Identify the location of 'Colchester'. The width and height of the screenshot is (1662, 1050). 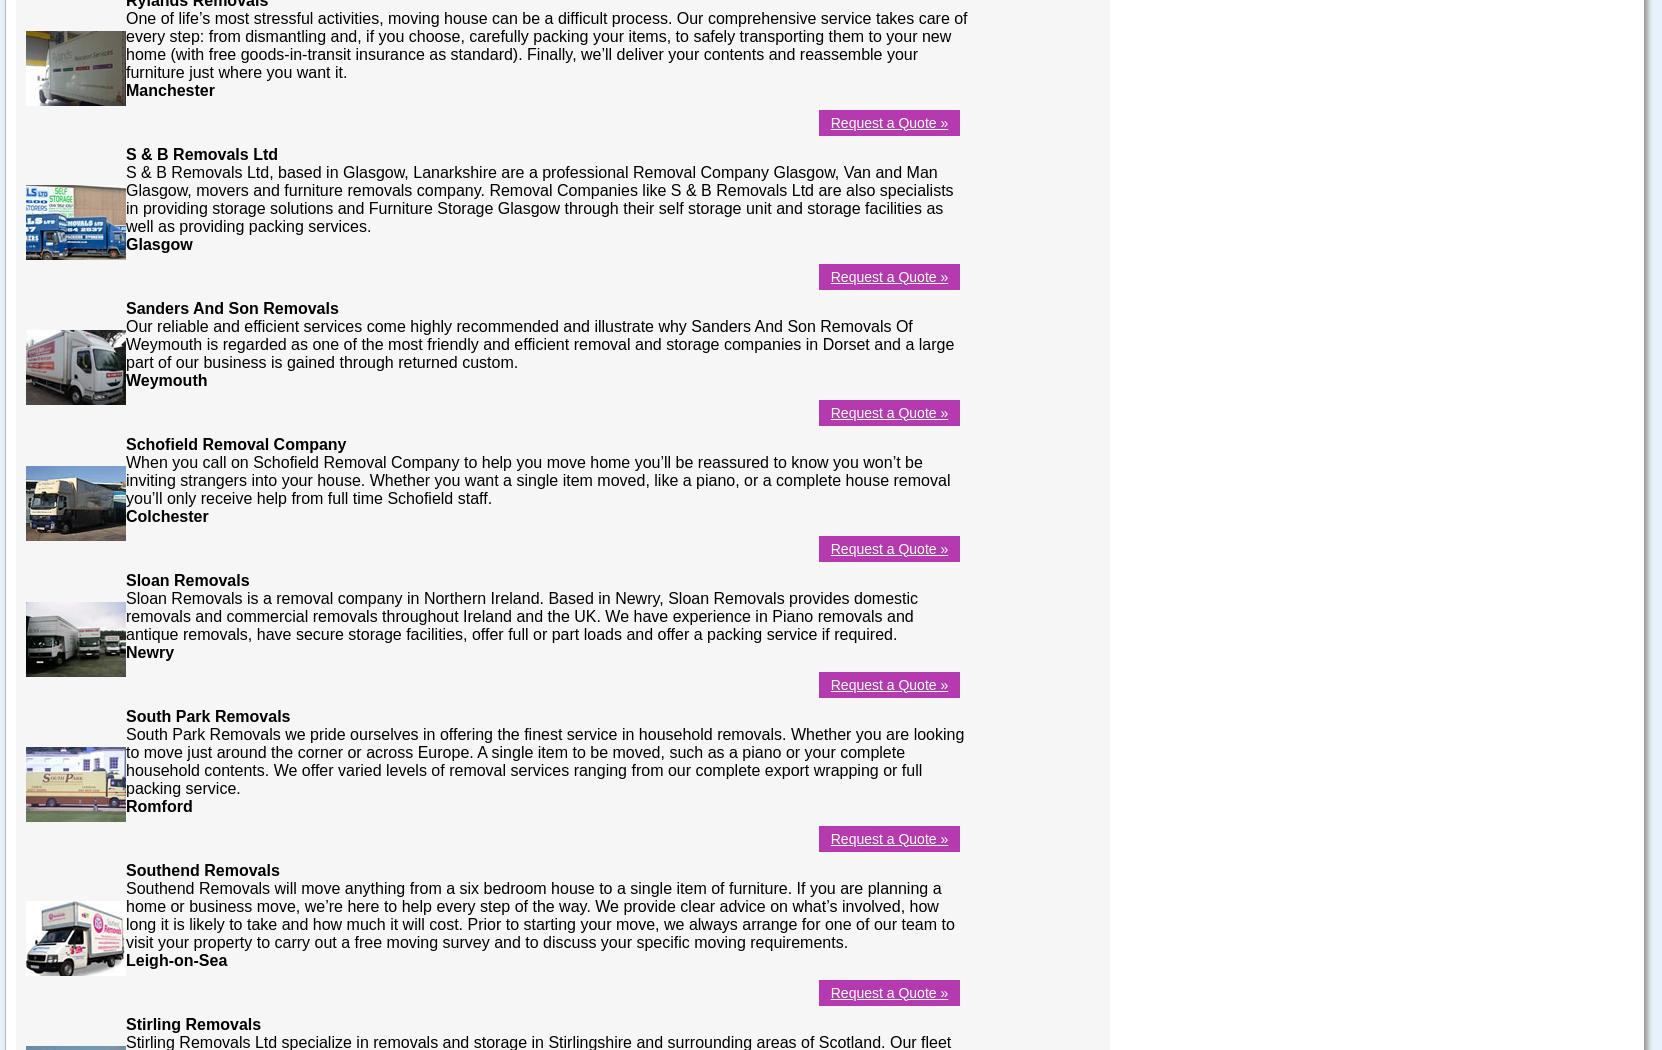
(166, 514).